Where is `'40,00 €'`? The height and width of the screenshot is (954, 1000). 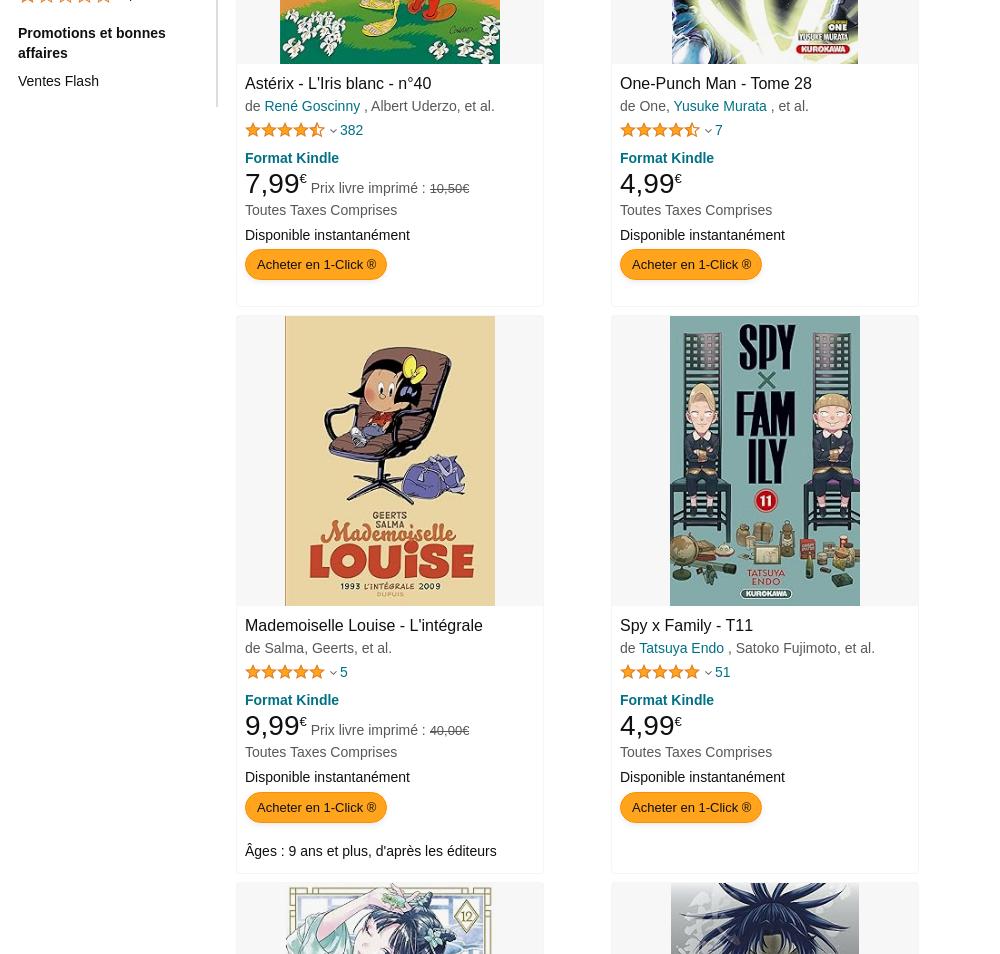 '40,00 €' is located at coordinates (450, 731).